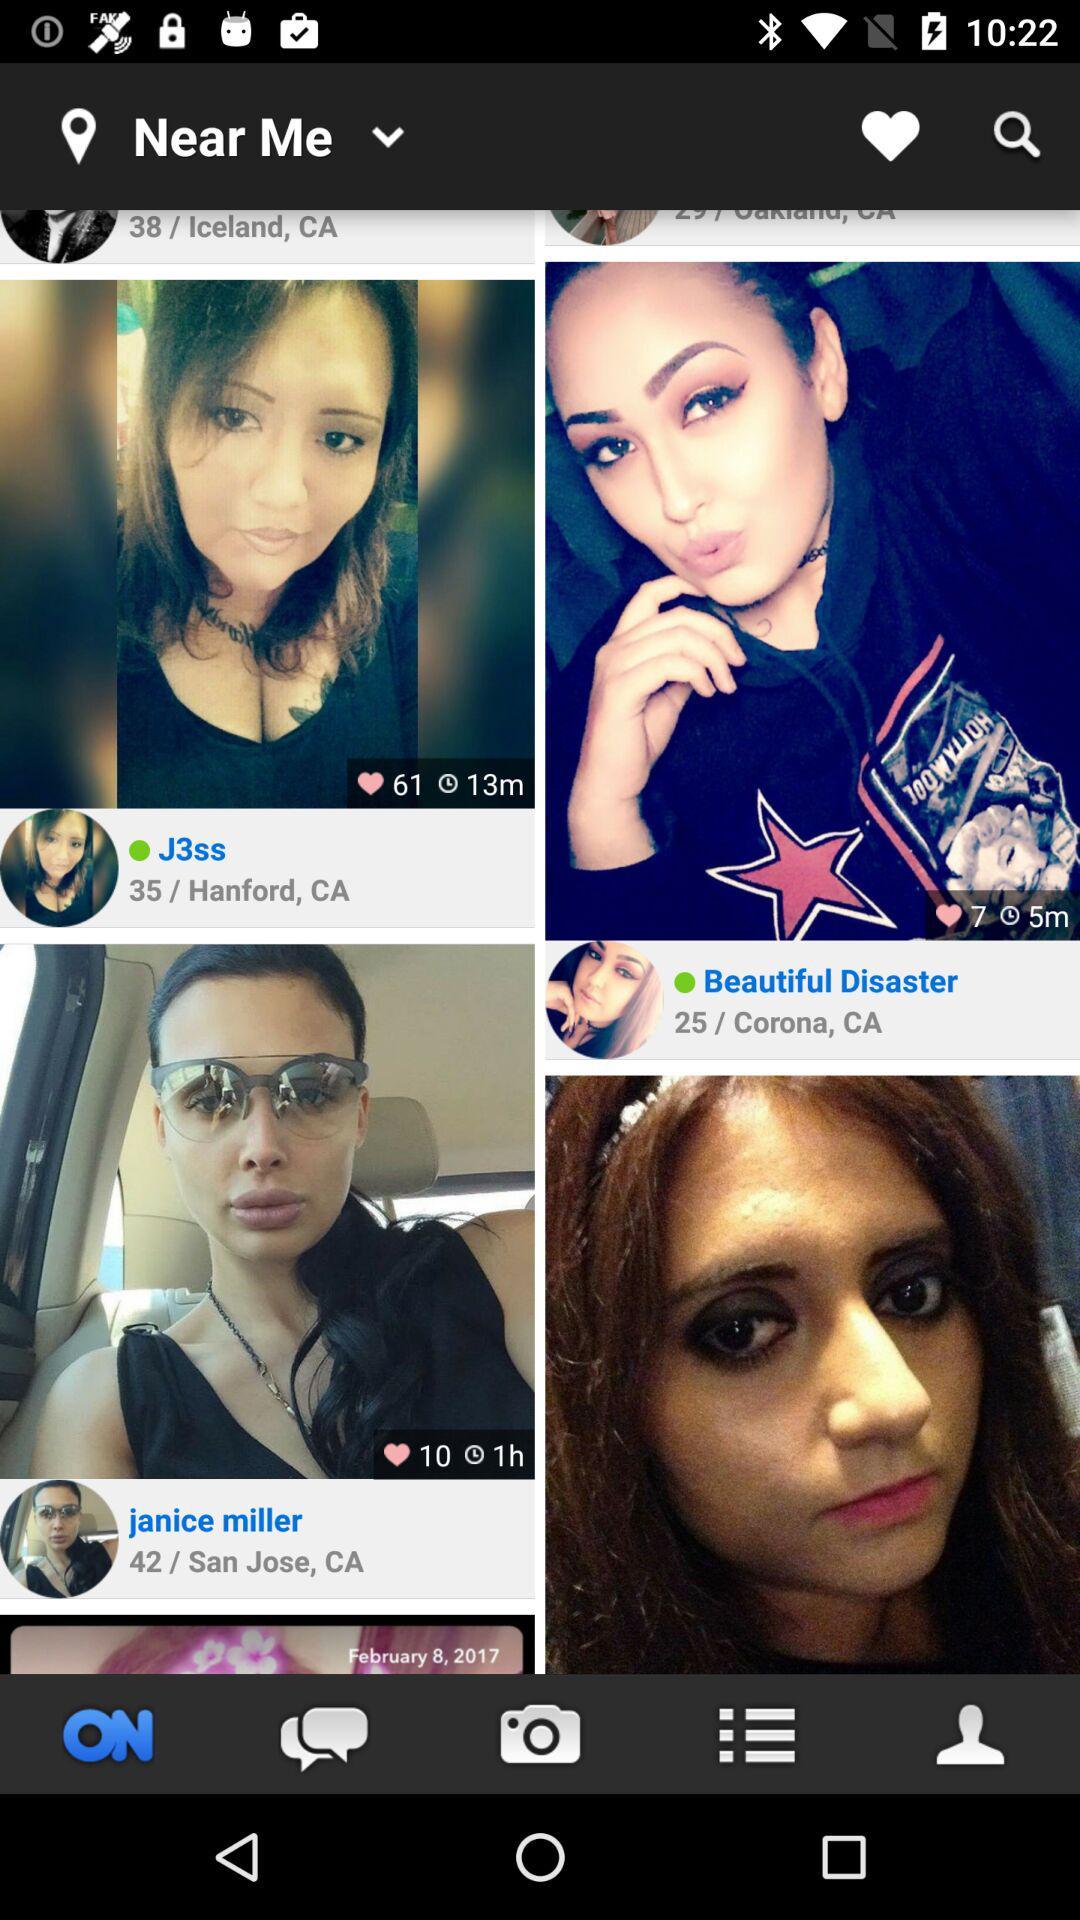 This screenshot has width=1080, height=1920. I want to click on profile, so click(58, 867).